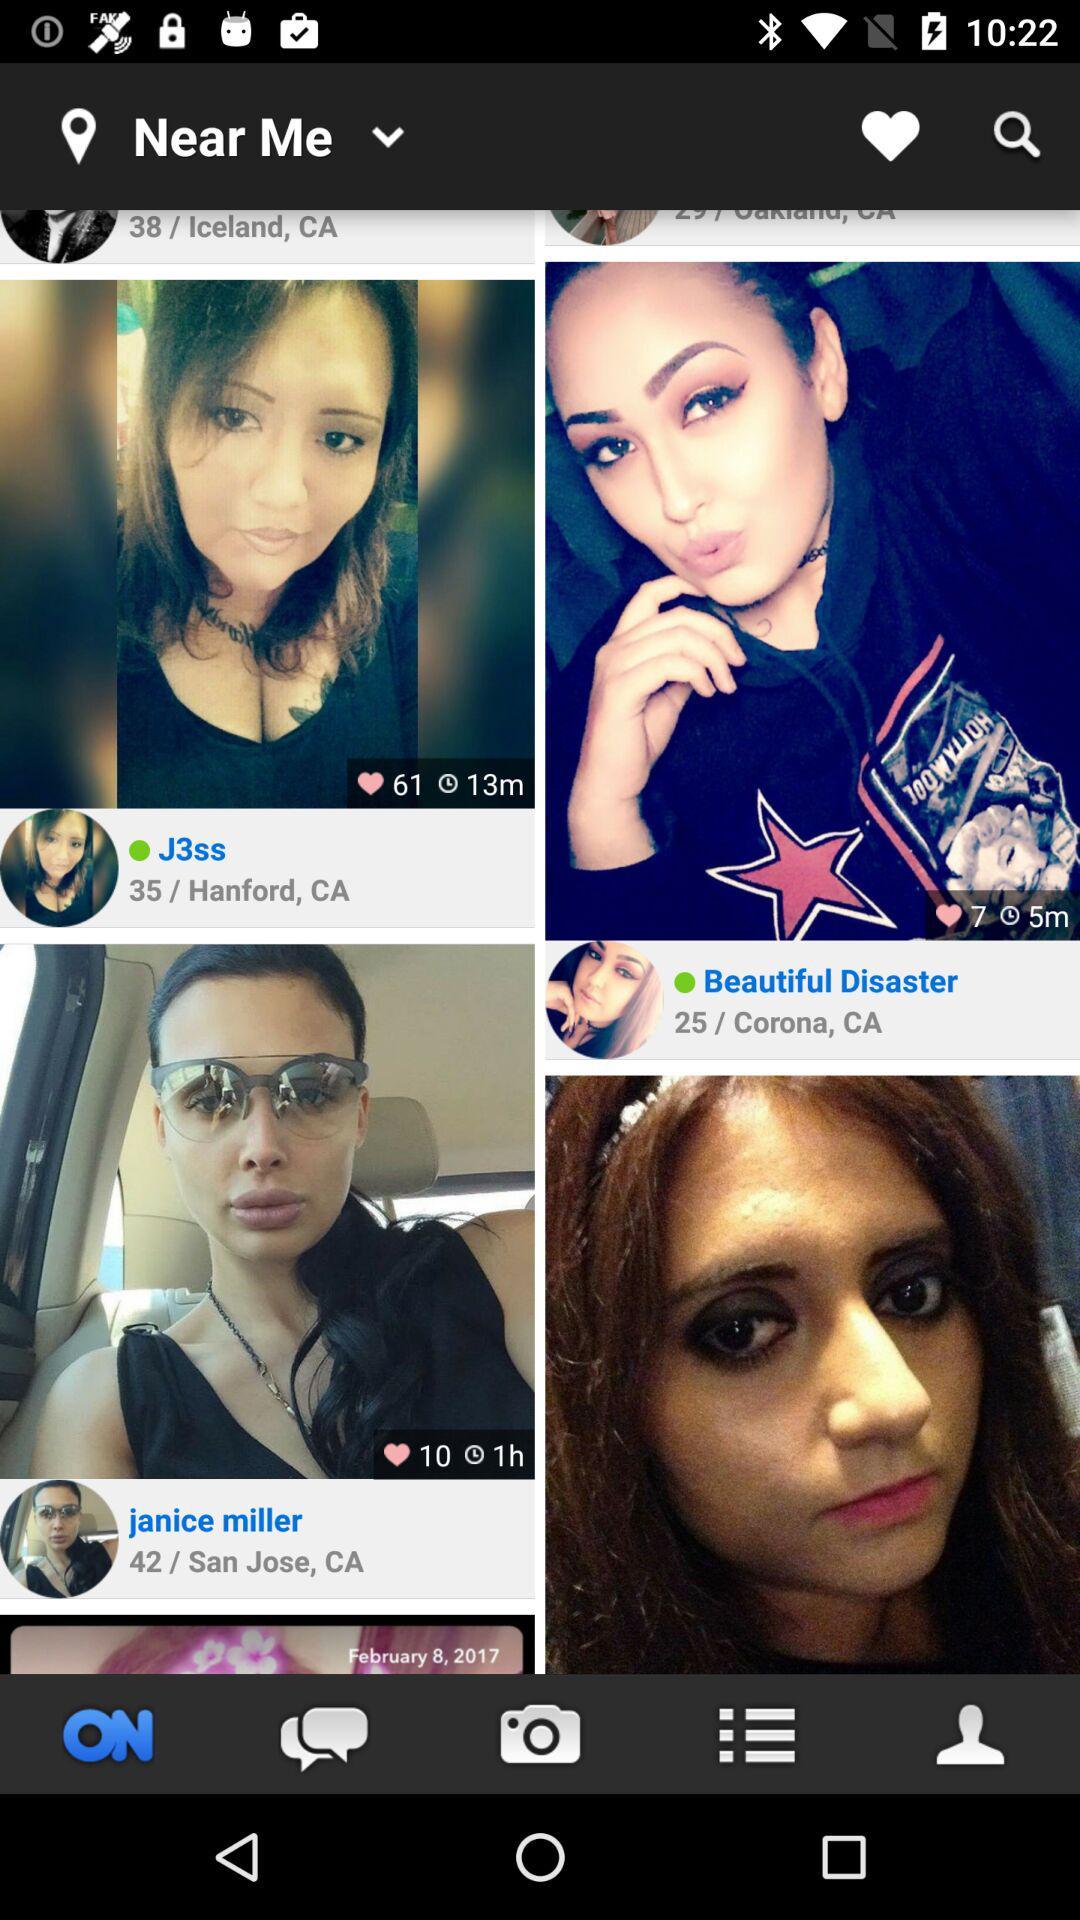 This screenshot has width=1080, height=1920. I want to click on profile, so click(58, 867).